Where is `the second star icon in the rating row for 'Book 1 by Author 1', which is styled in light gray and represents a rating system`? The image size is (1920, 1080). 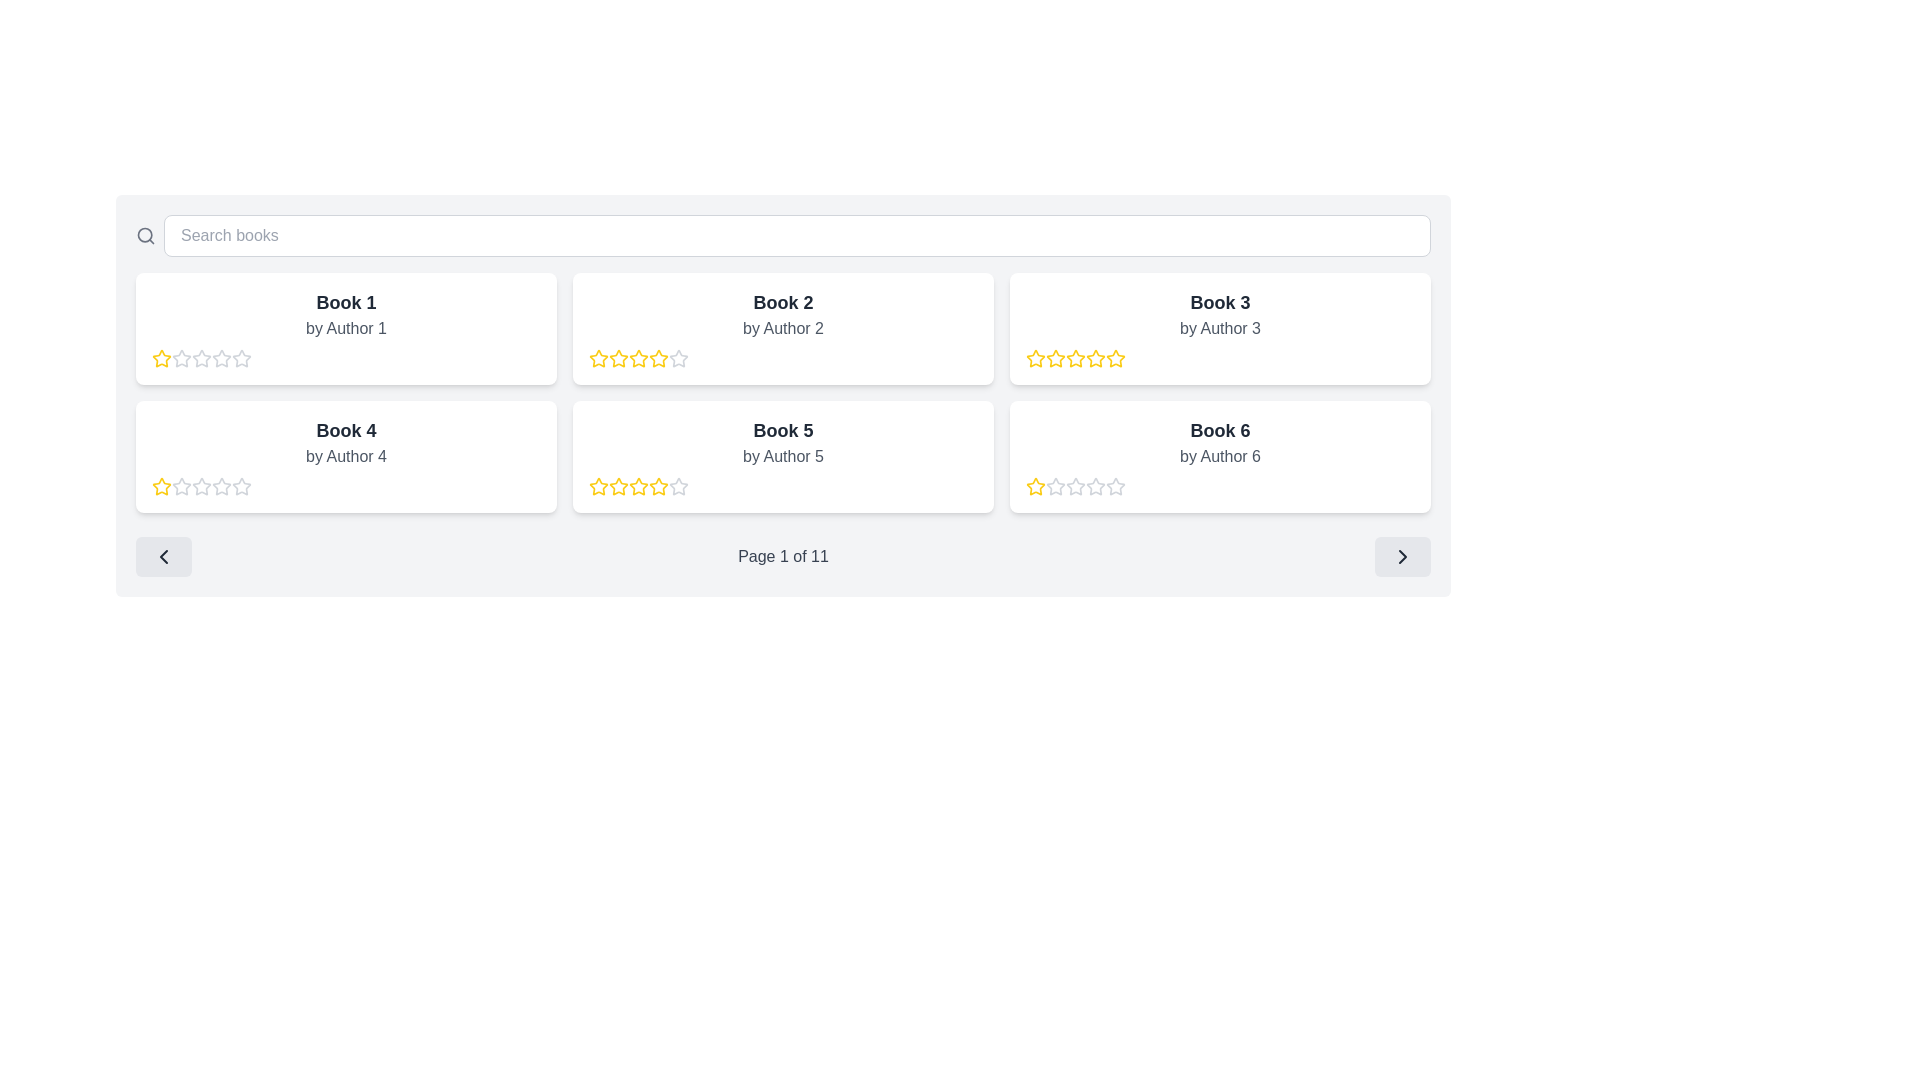 the second star icon in the rating row for 'Book 1 by Author 1', which is styled in light gray and represents a rating system is located at coordinates (221, 357).